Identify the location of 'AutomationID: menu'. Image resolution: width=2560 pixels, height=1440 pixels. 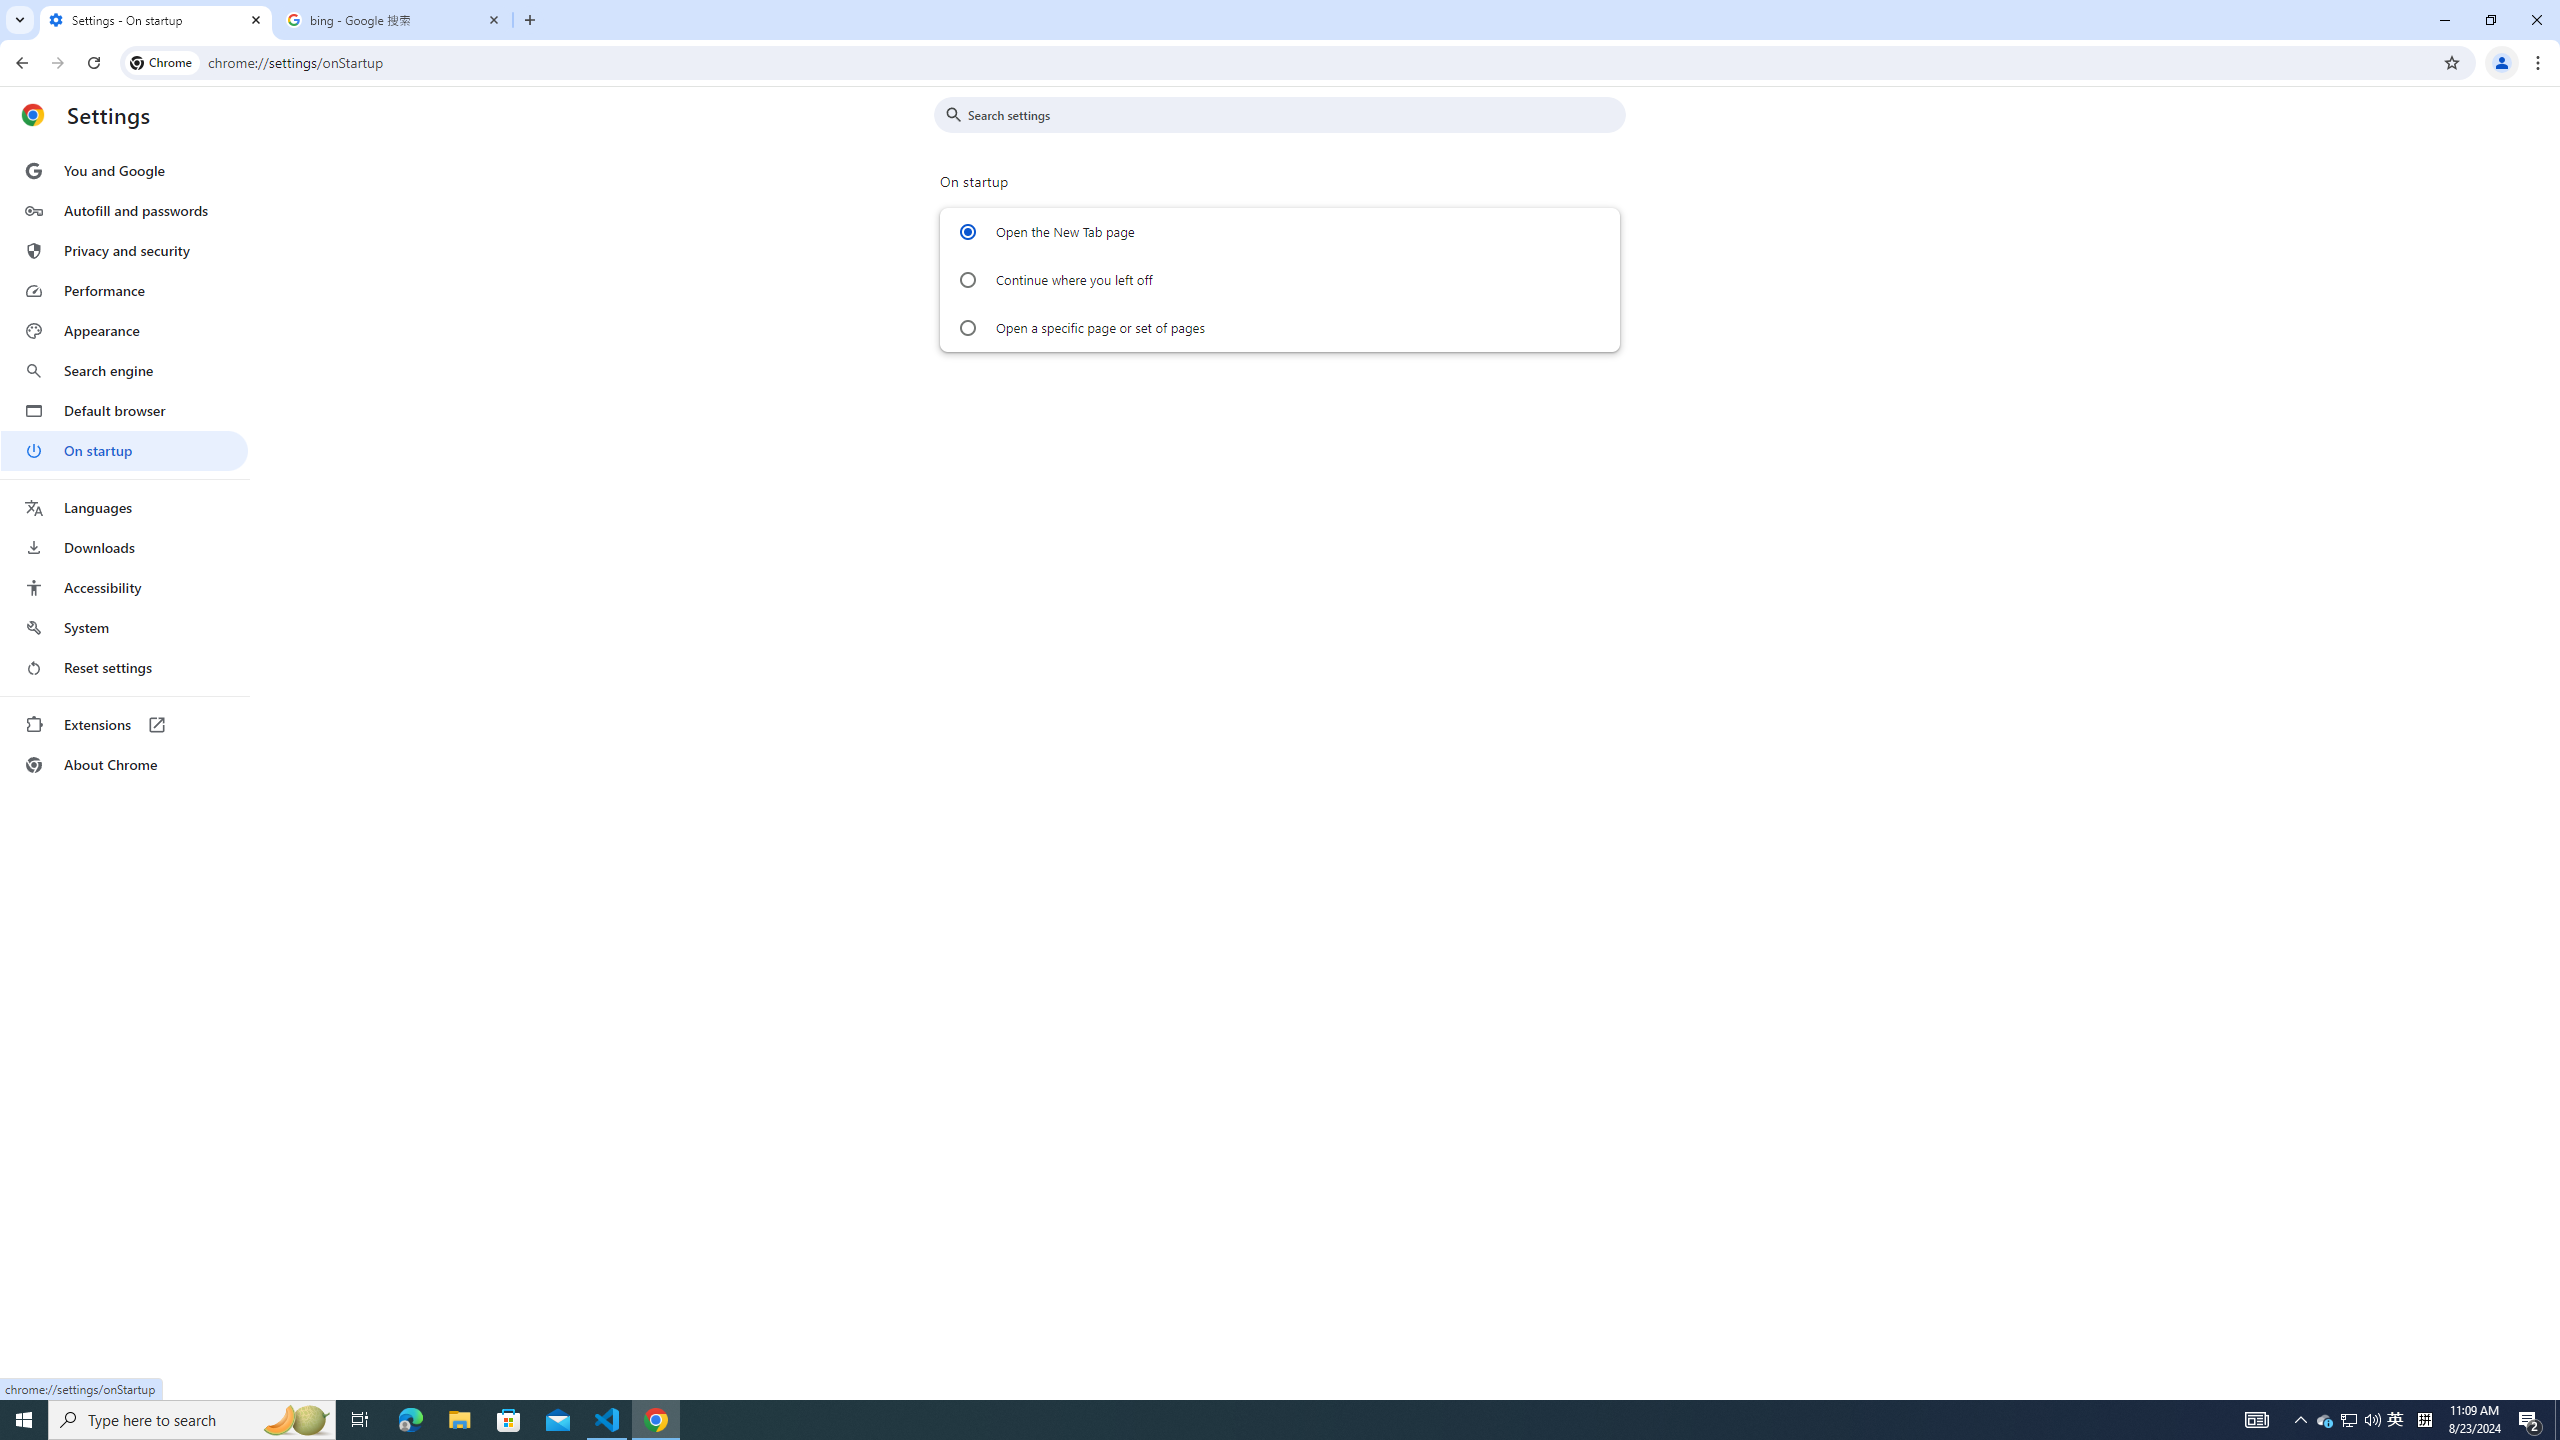
(125, 467).